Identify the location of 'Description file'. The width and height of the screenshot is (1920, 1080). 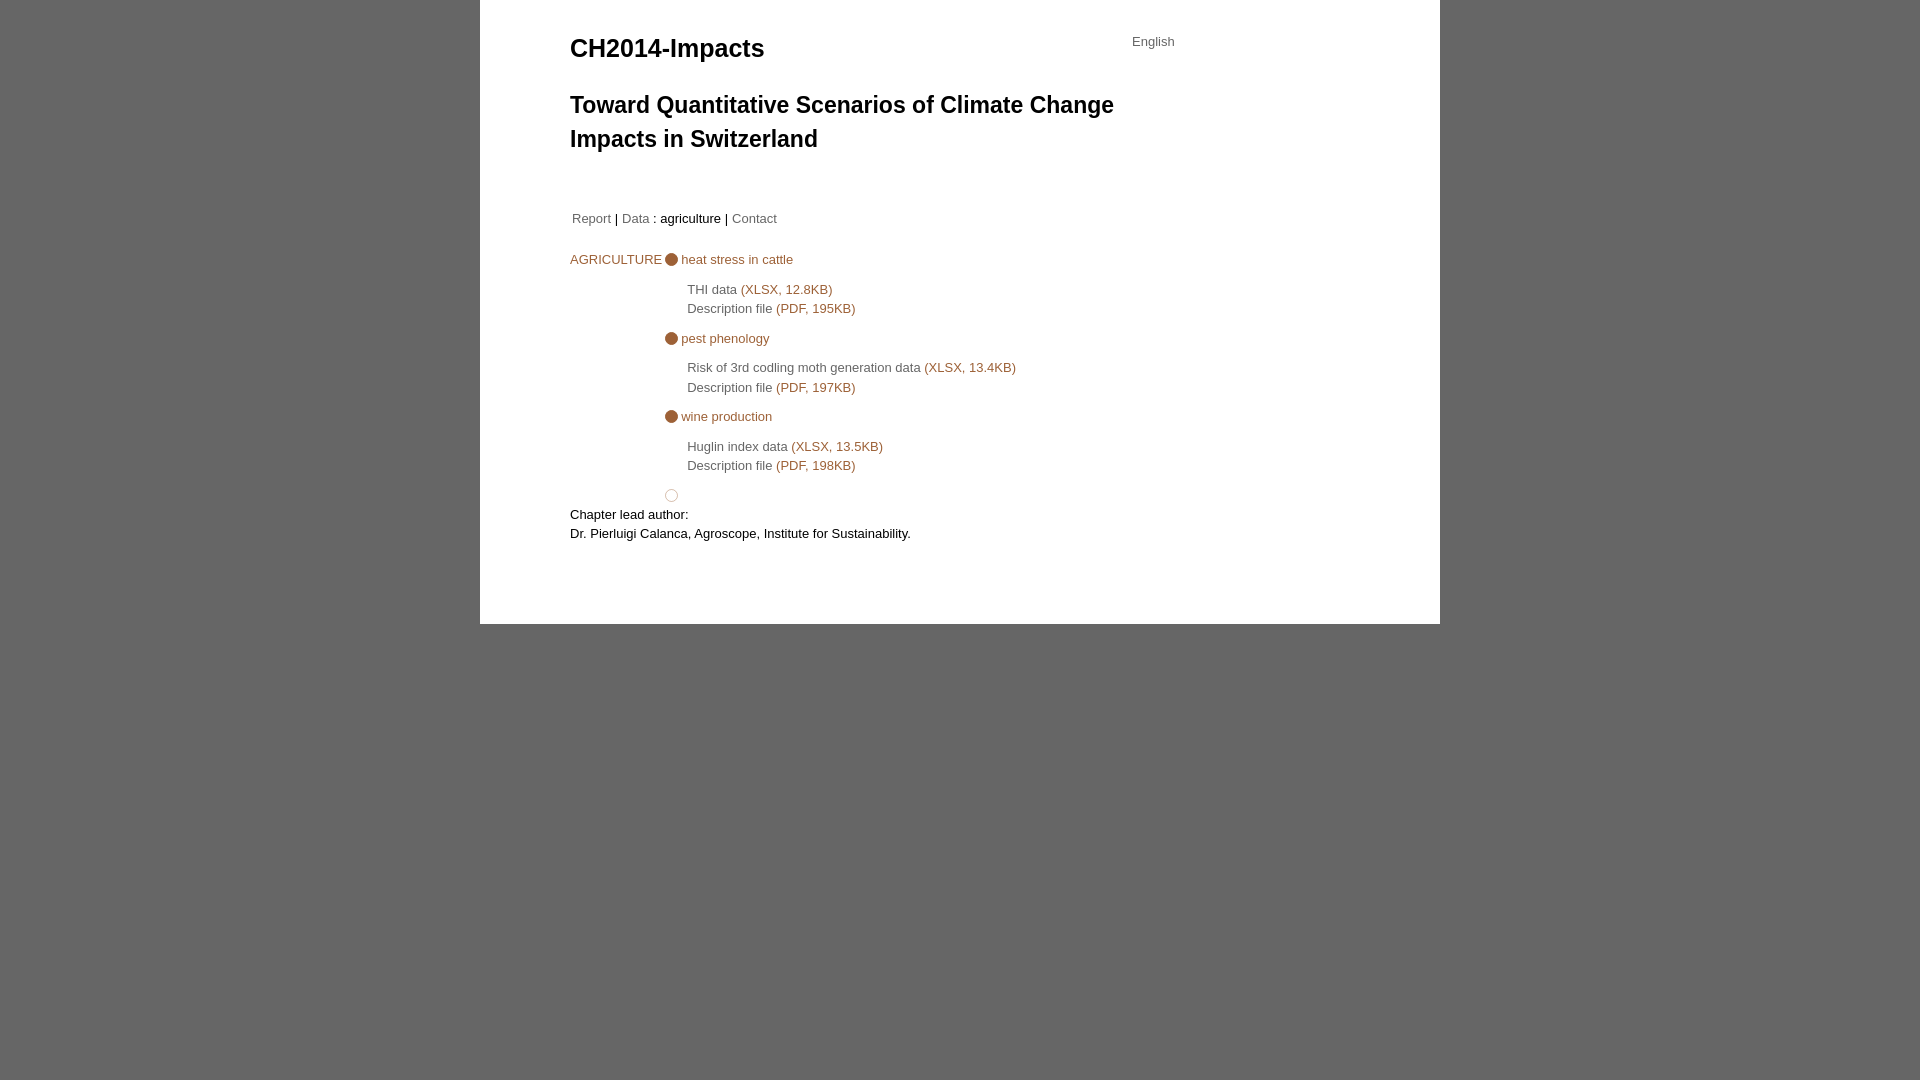
(728, 308).